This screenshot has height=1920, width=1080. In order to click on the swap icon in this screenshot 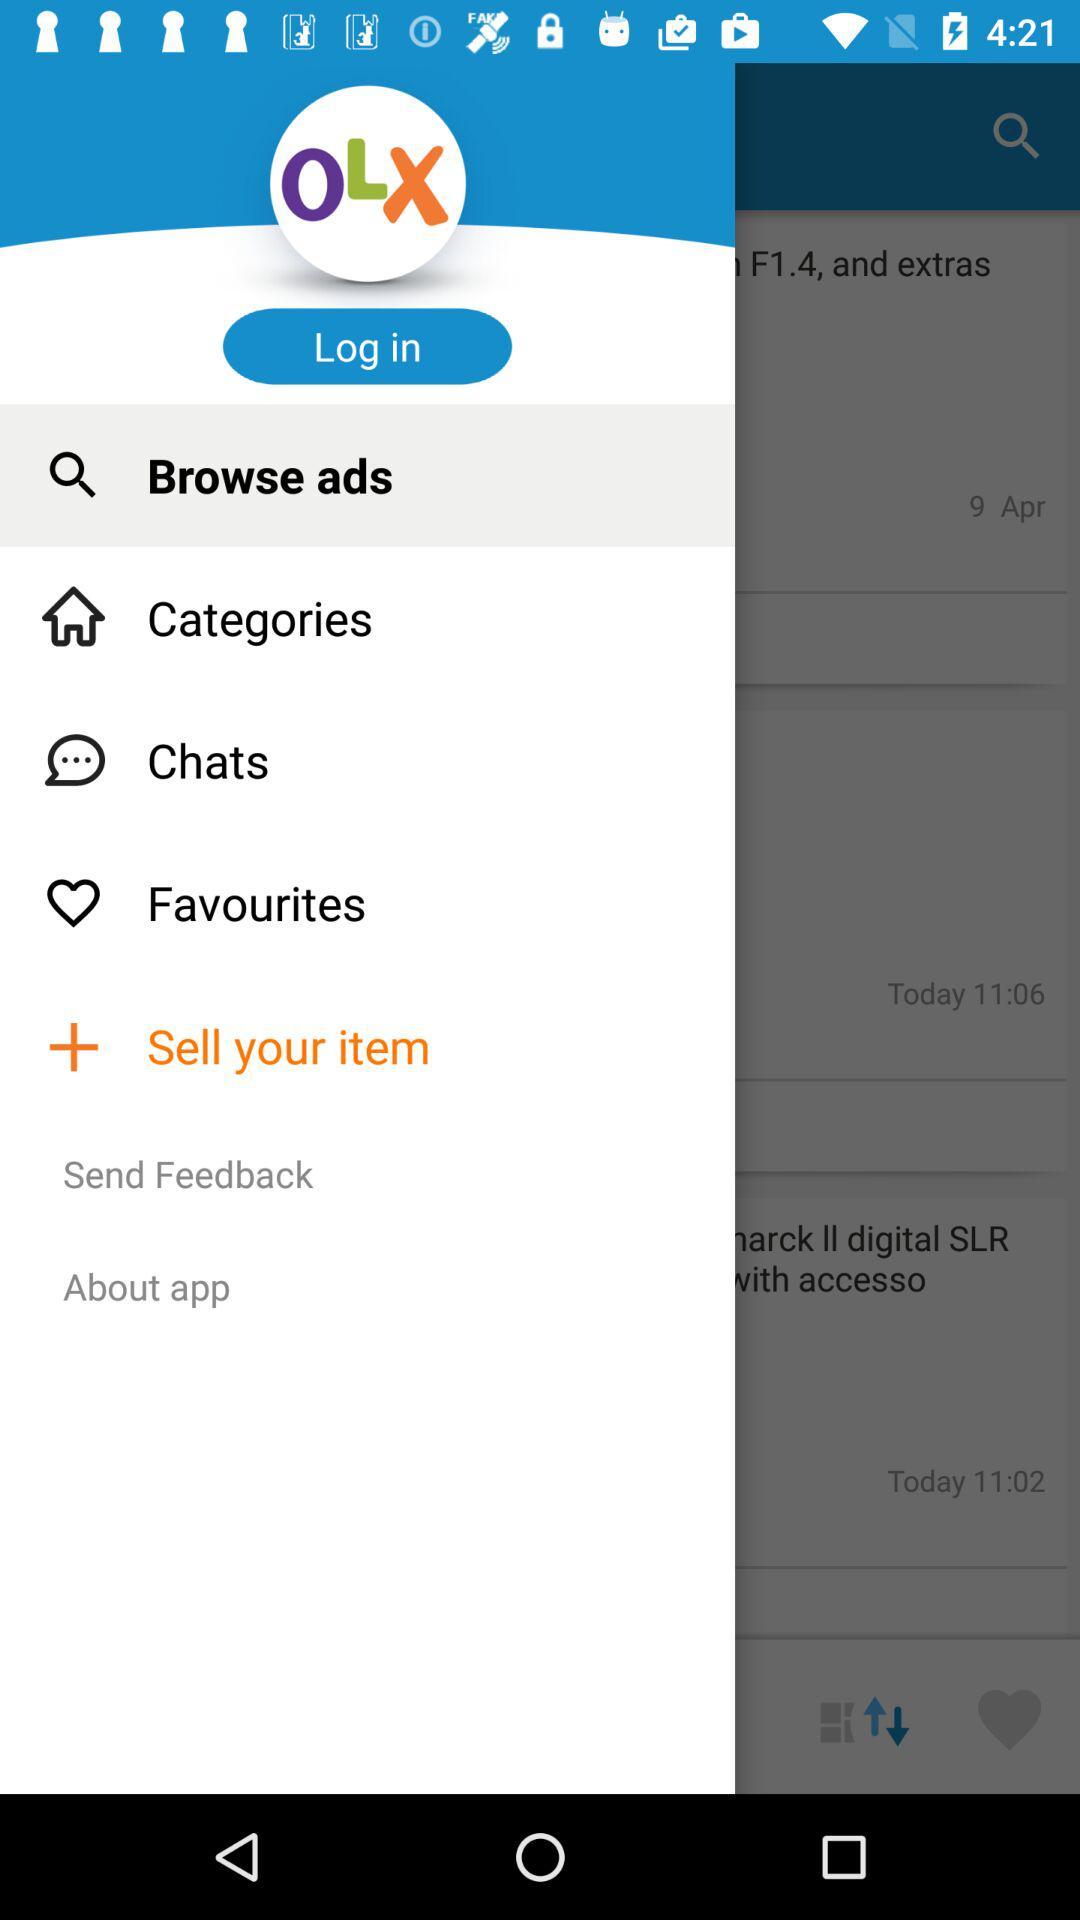, I will do `click(863, 1715)`.